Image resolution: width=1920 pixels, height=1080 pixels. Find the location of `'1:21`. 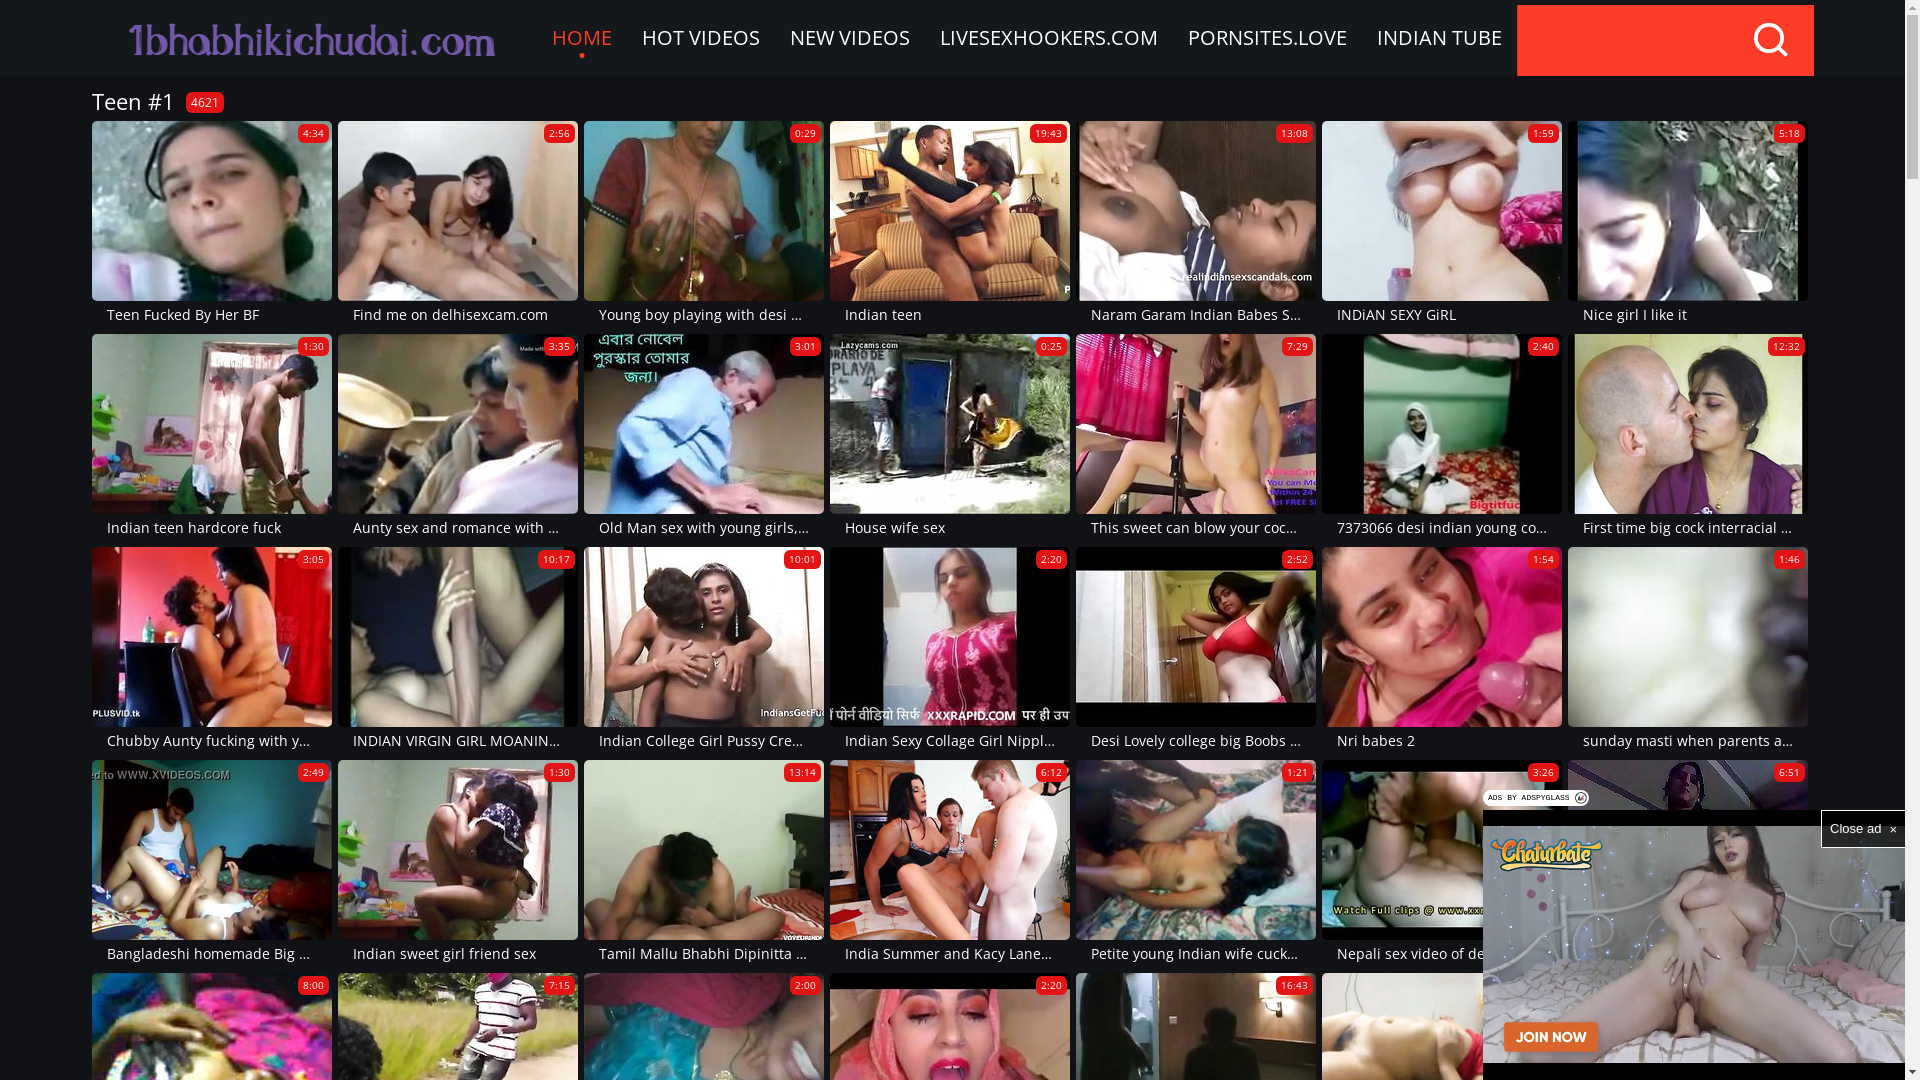

'1:21 is located at coordinates (1074, 862).